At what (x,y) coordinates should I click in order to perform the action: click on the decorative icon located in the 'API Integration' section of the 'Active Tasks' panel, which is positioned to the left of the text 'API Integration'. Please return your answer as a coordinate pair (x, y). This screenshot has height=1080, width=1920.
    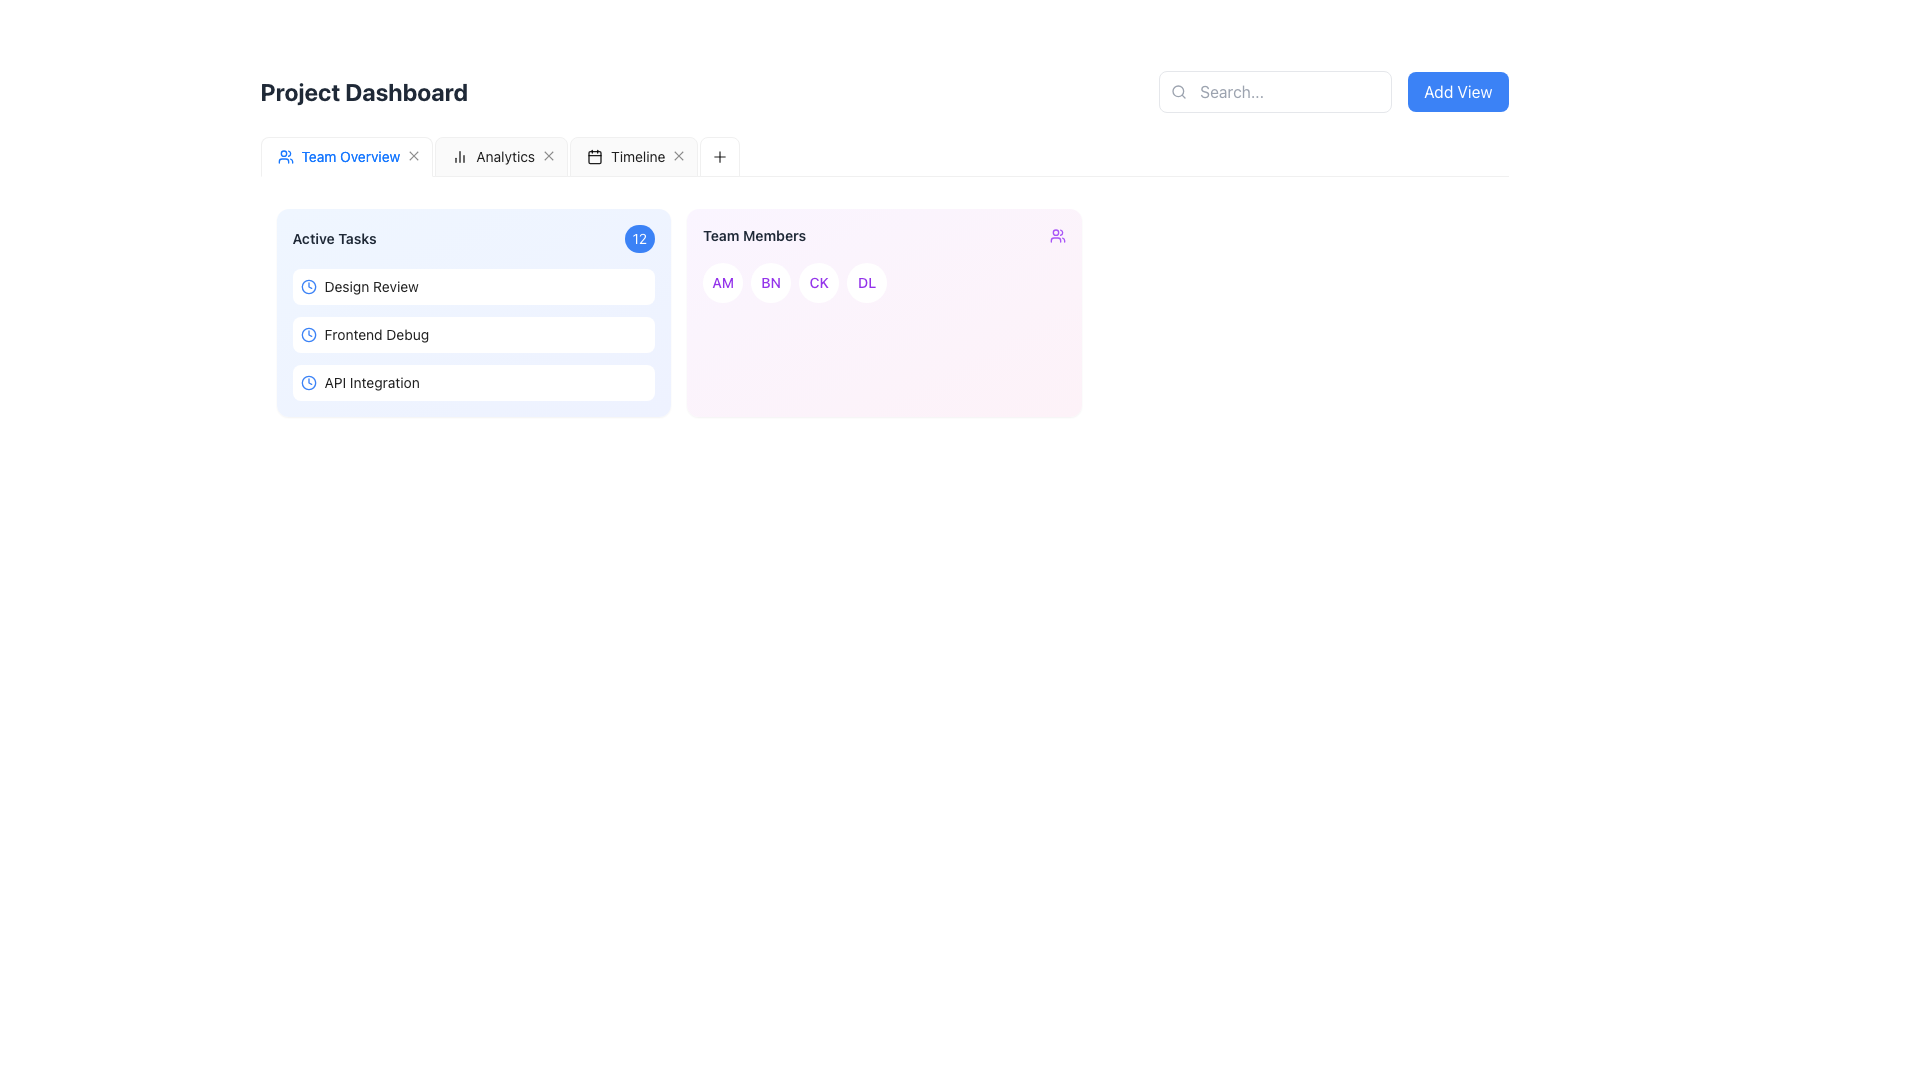
    Looking at the image, I should click on (307, 382).